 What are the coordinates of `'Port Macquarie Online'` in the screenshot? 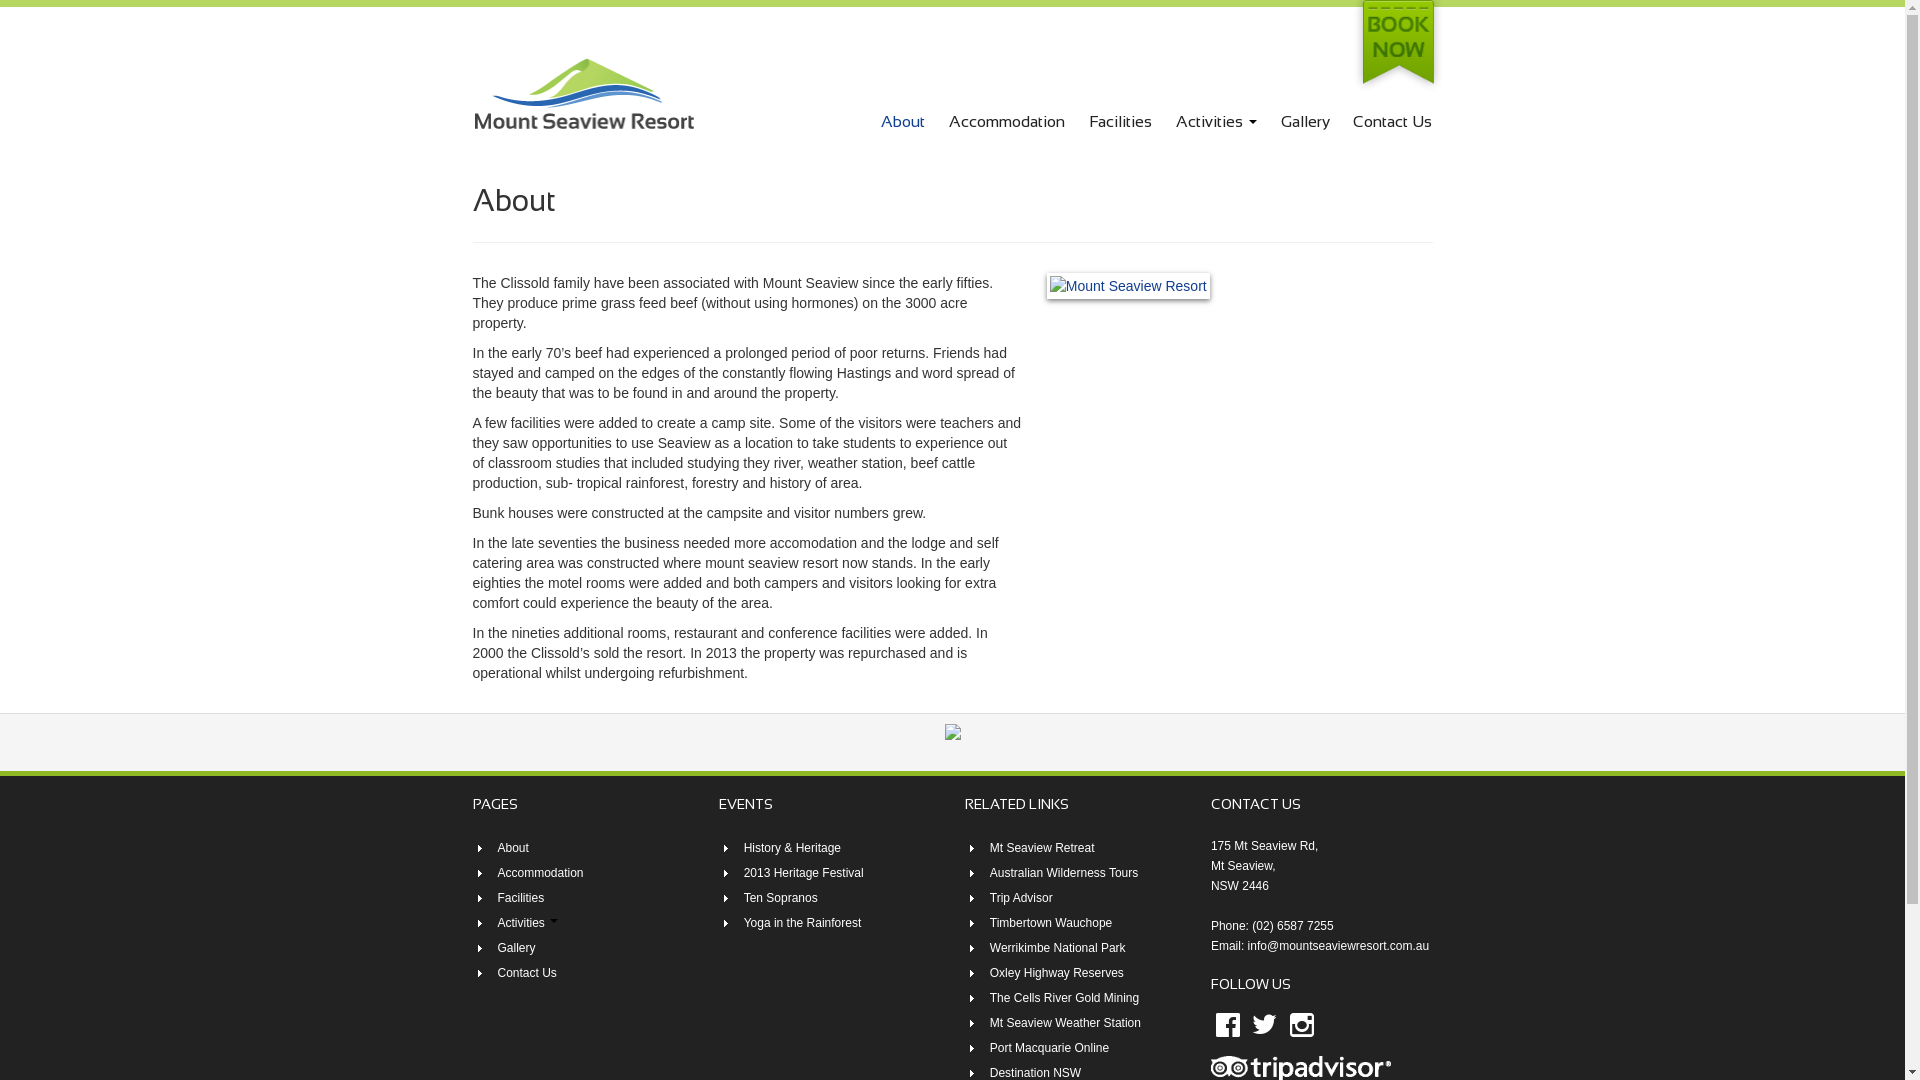 It's located at (989, 1047).